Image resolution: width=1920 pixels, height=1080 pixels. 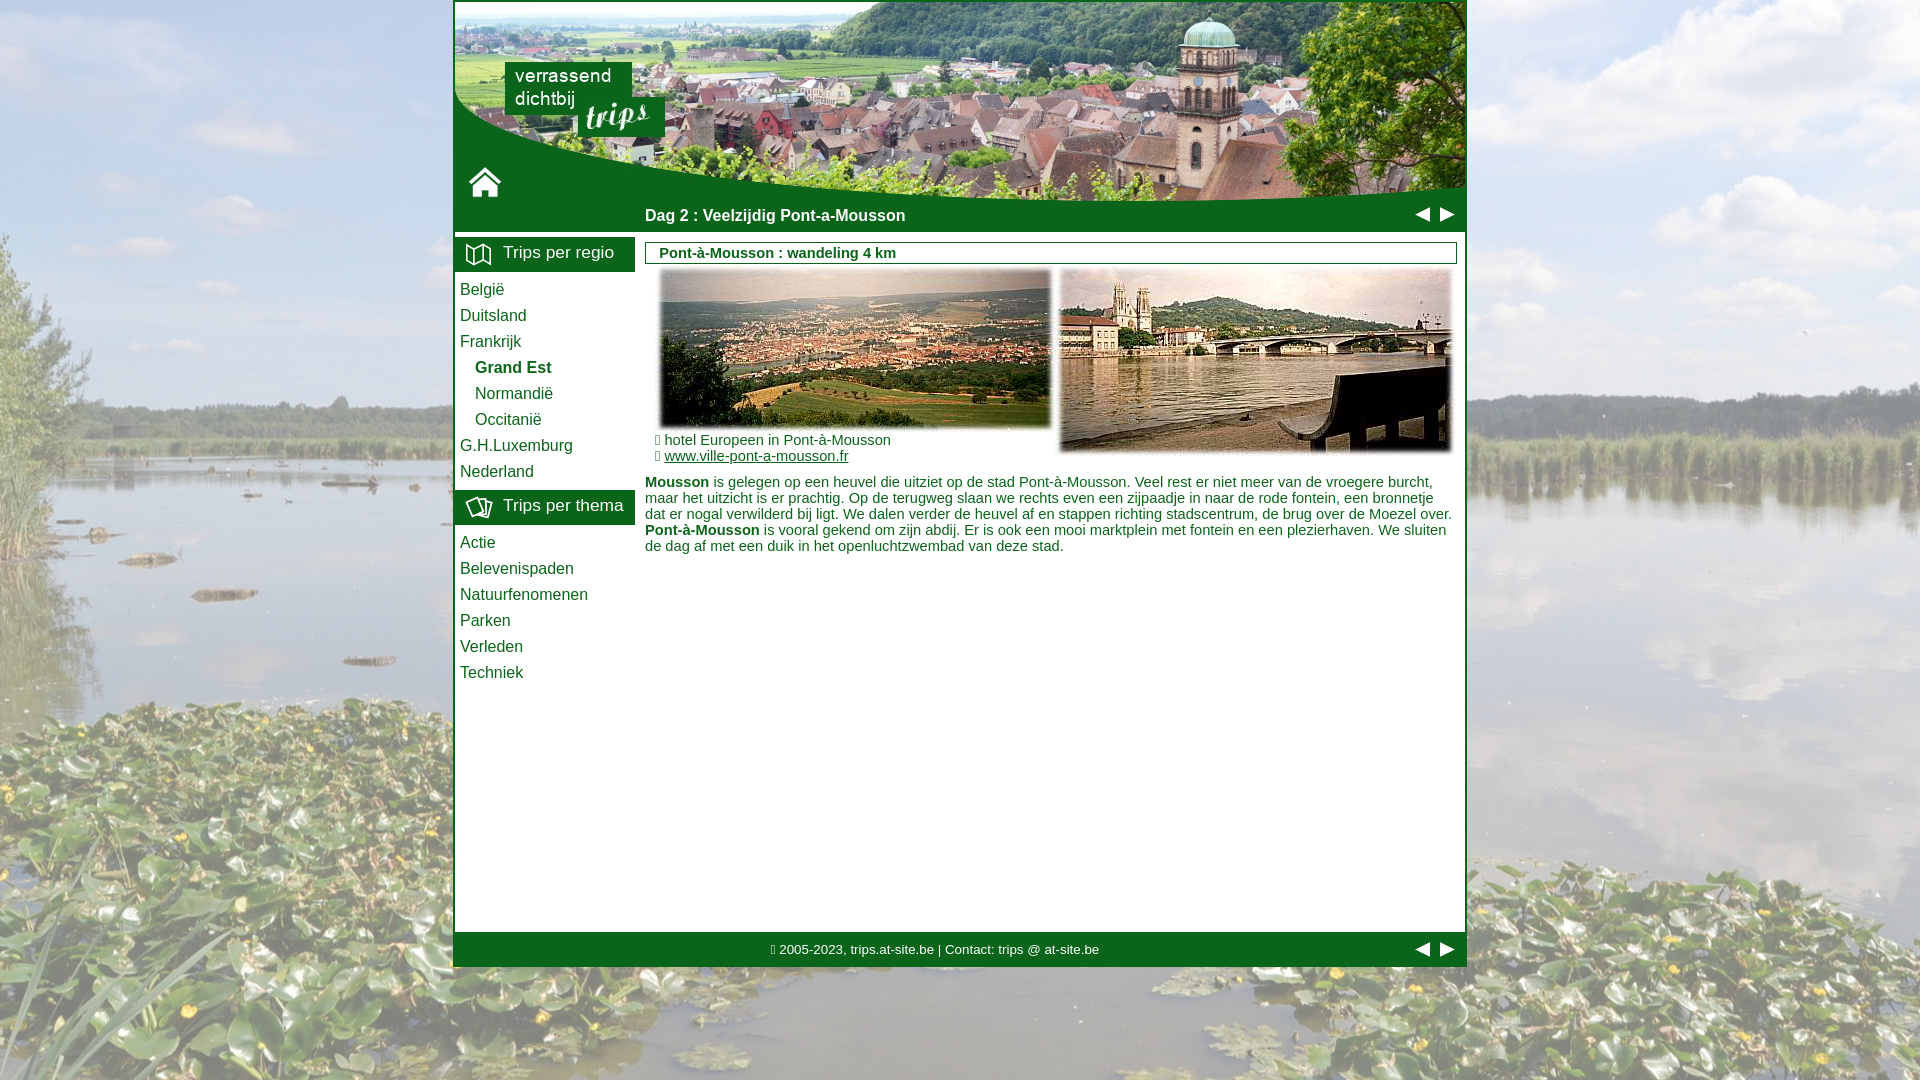 I want to click on 'Frankrijk', so click(x=545, y=341).